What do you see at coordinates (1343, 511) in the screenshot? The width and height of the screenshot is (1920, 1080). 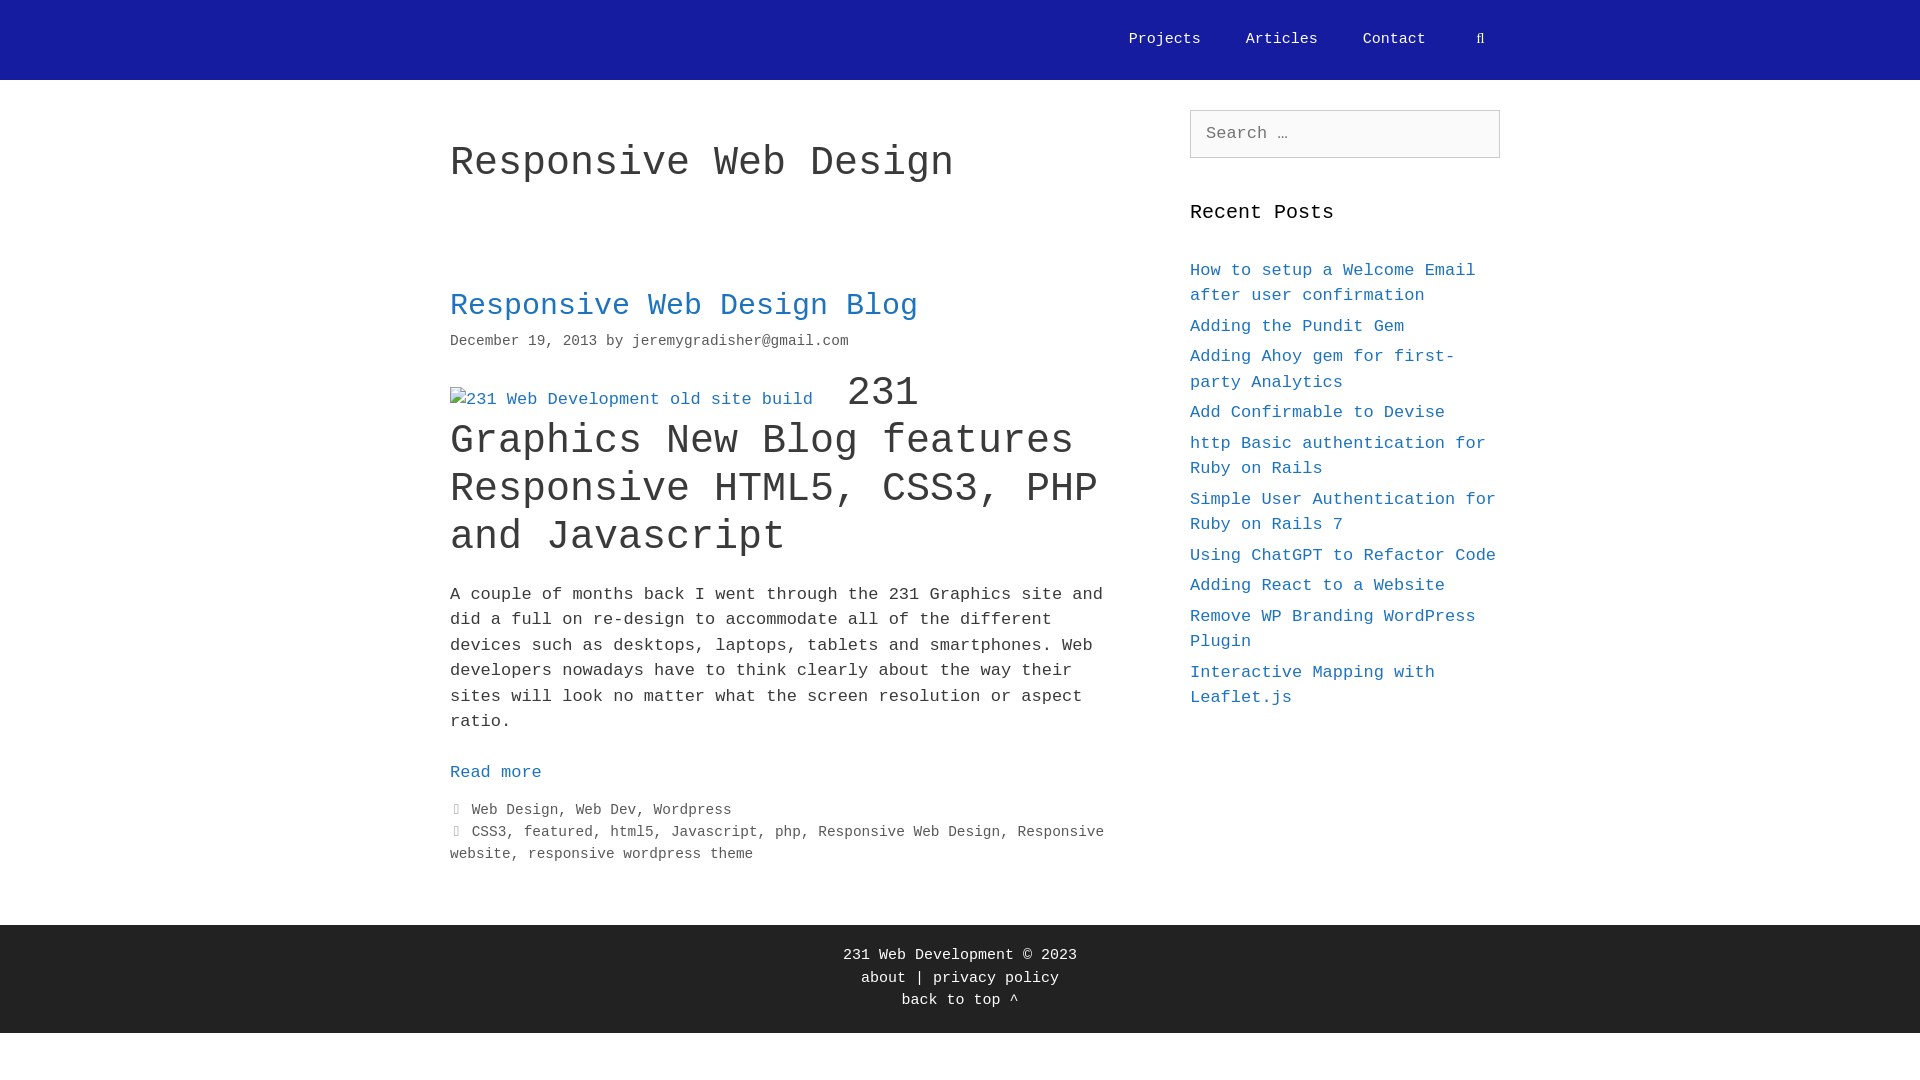 I see `'Simple User Authentication for Ruby on Rails 7'` at bounding box center [1343, 511].